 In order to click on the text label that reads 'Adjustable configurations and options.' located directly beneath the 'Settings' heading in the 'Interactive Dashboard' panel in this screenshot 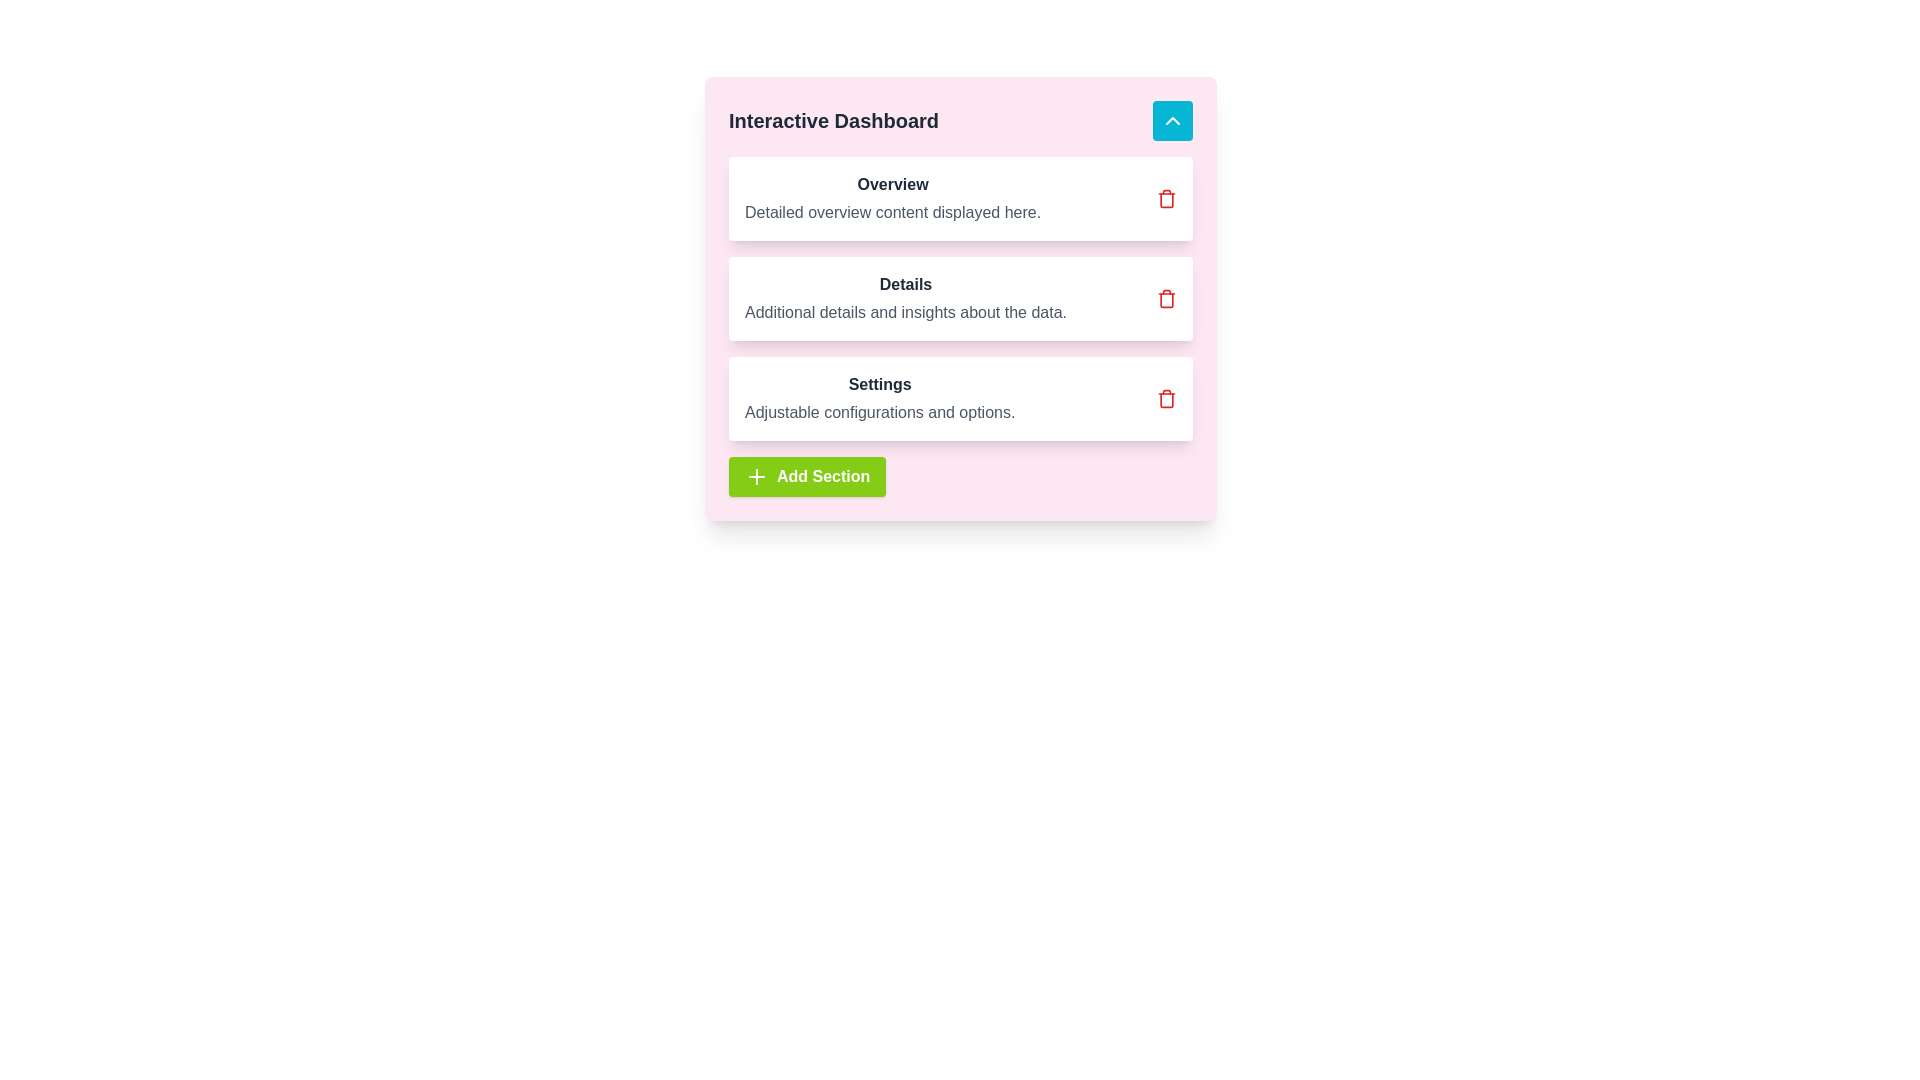, I will do `click(880, 411)`.